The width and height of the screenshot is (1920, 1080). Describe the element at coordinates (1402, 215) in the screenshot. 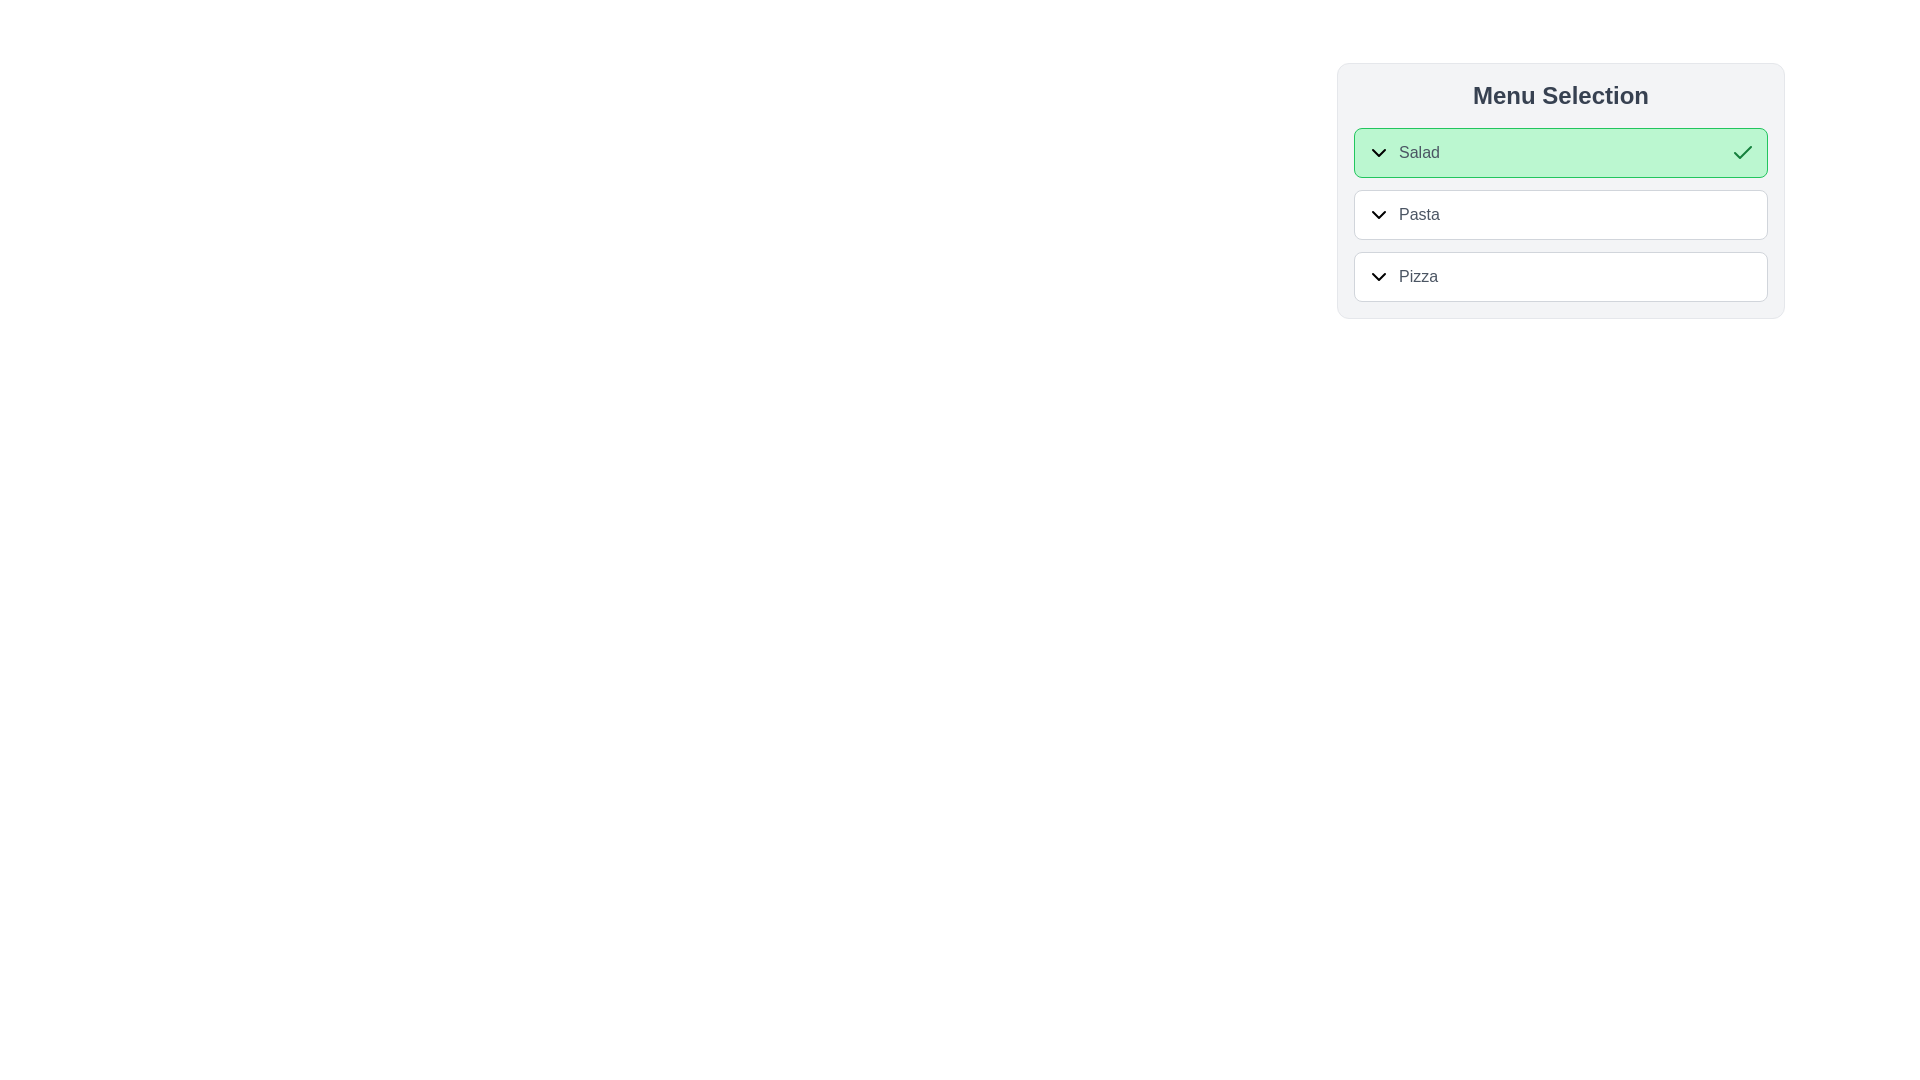

I see `the downward-pointing chevron icon next to the 'Pasta' menu item` at that location.